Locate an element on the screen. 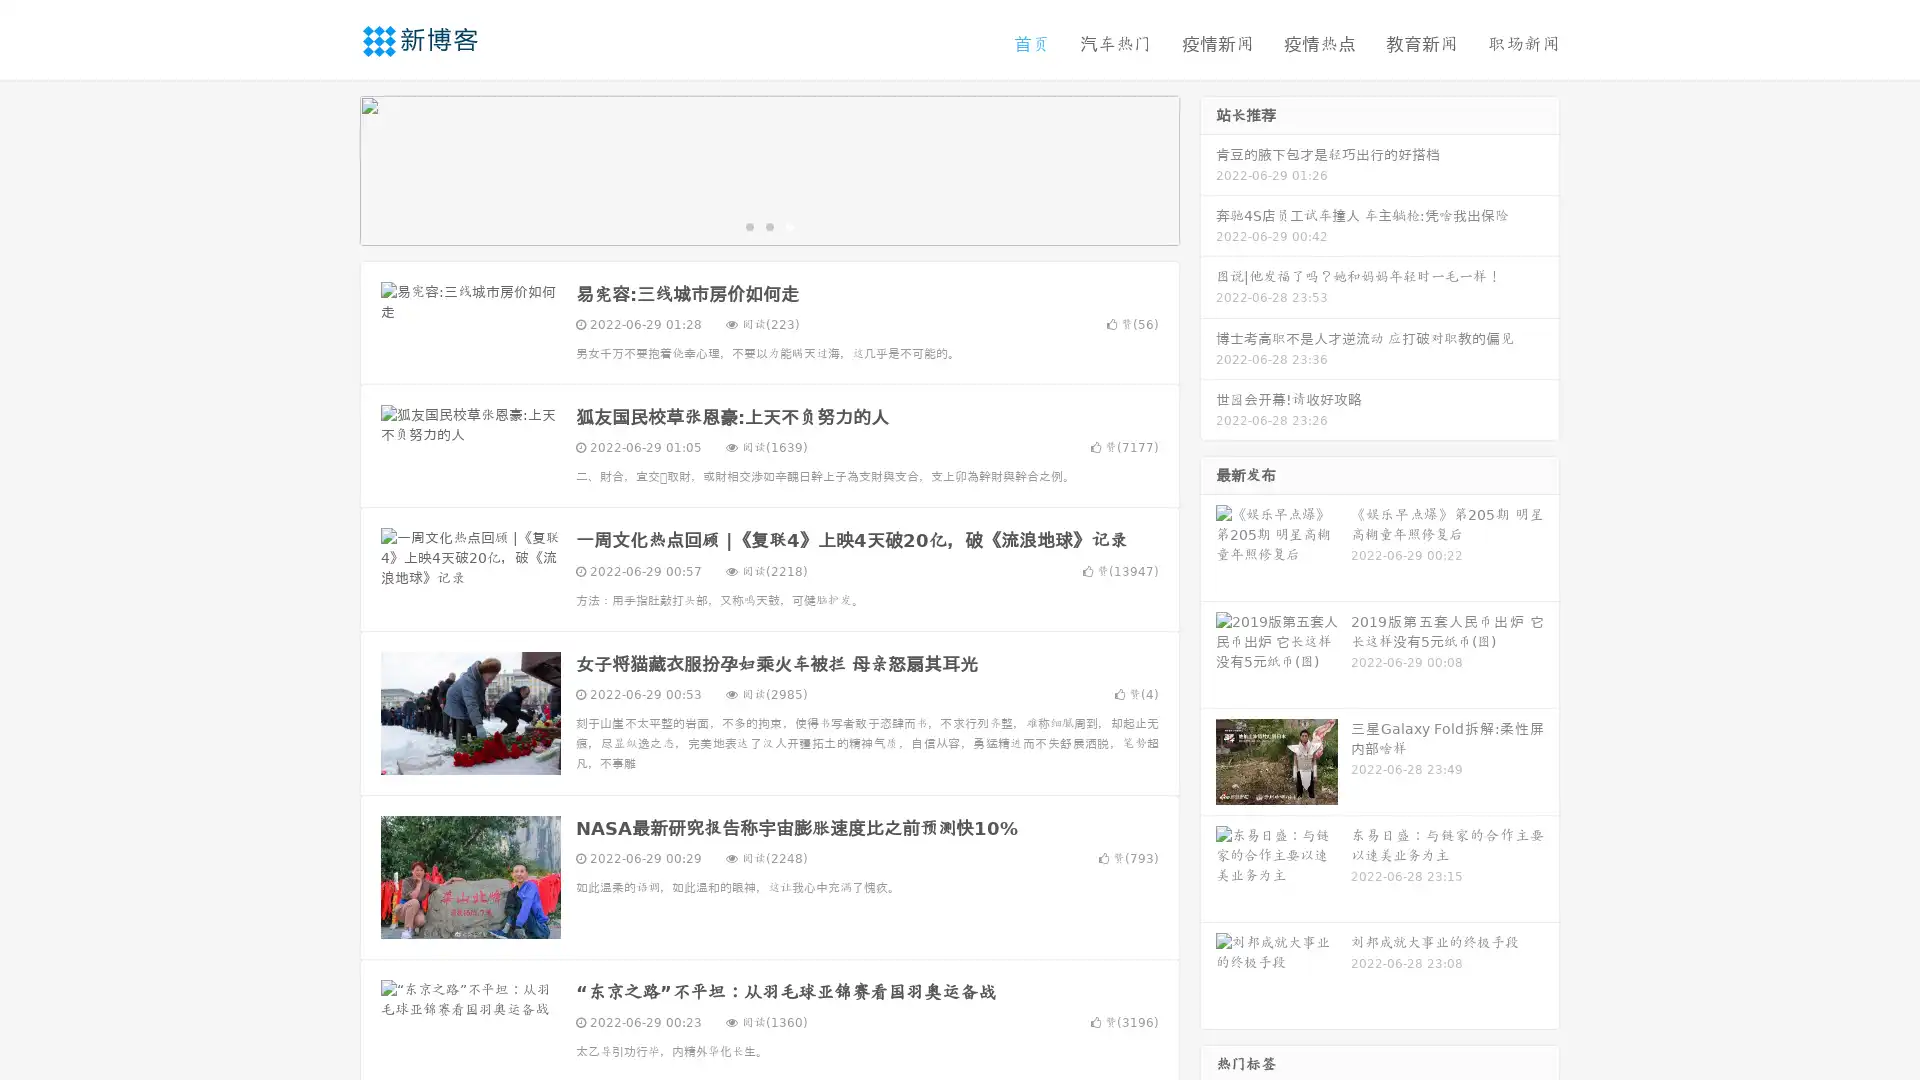 Image resolution: width=1920 pixels, height=1080 pixels. Previous slide is located at coordinates (330, 168).